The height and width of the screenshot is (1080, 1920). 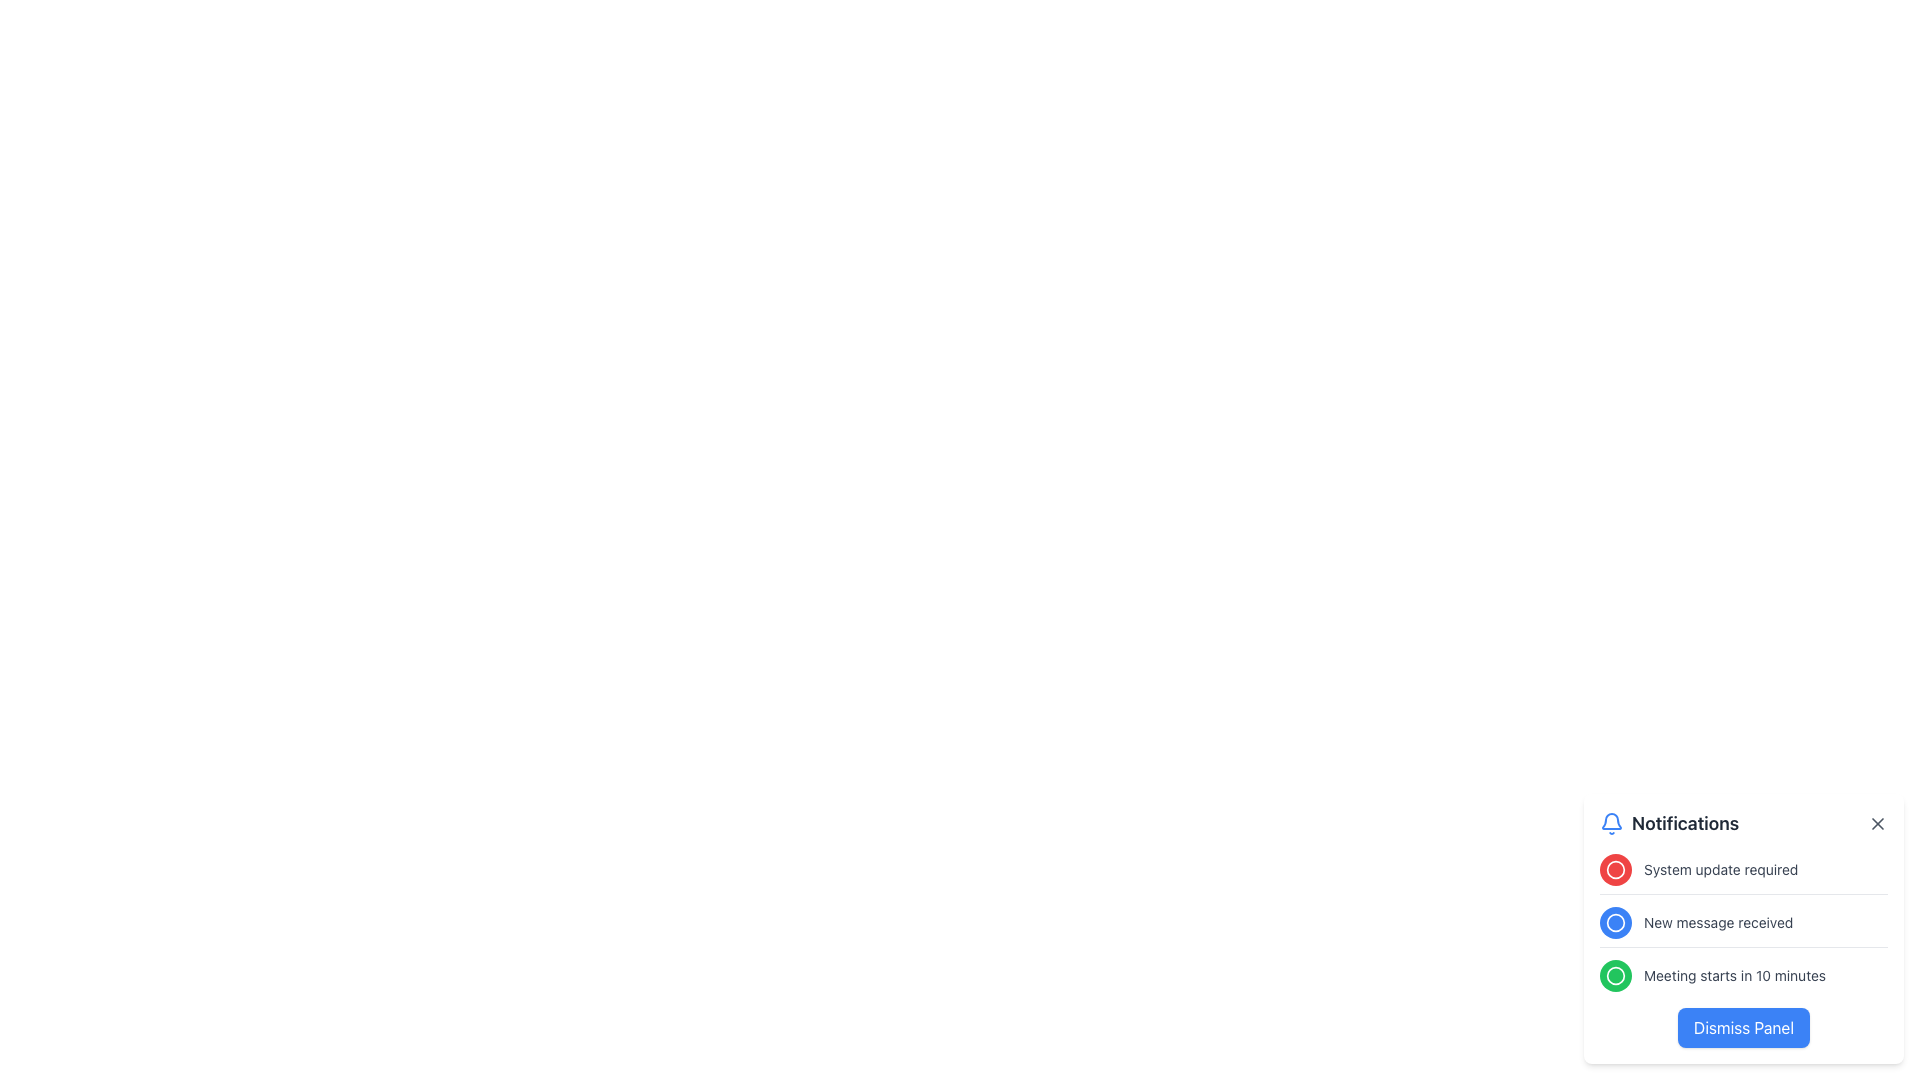 I want to click on the close button with an 'X' symbol located at the top-right corner of the 'Notifications' panel, so click(x=1876, y=824).